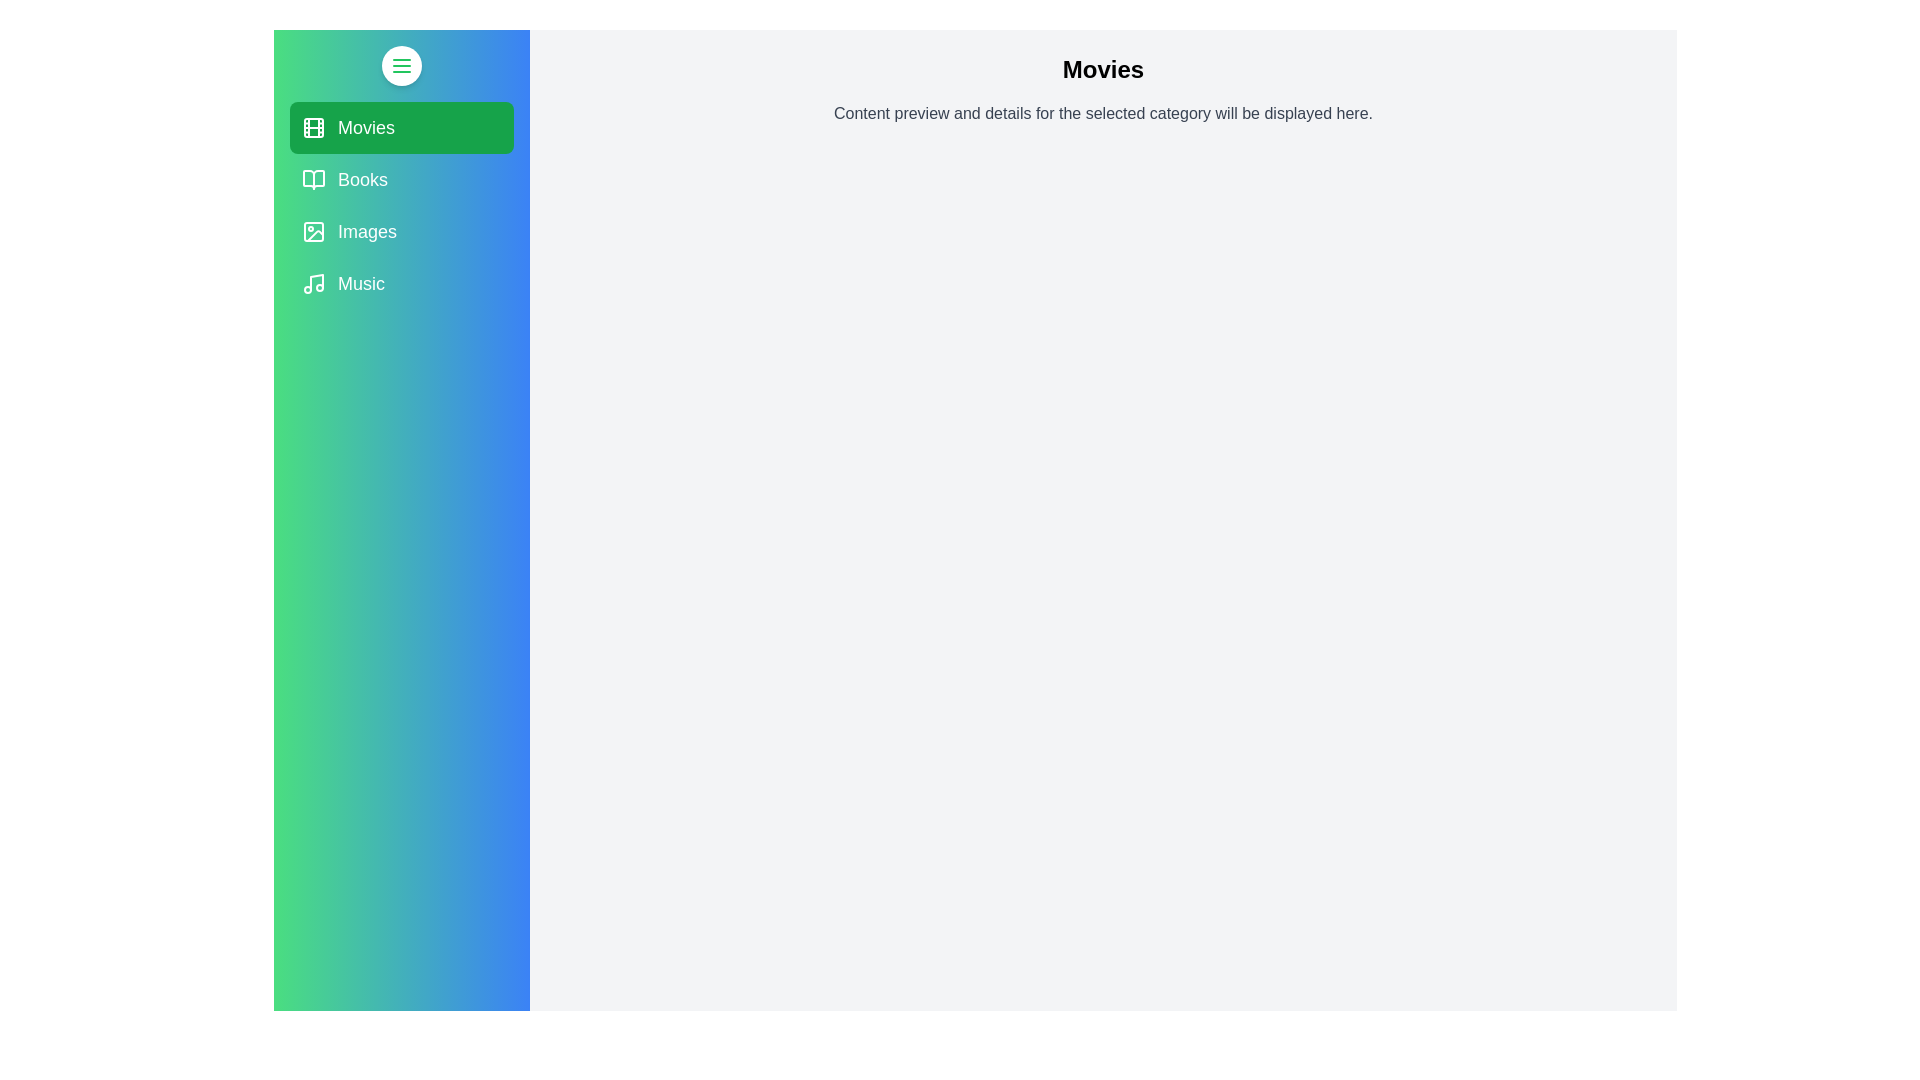 The width and height of the screenshot is (1920, 1080). I want to click on the category Books to view its details, so click(401, 180).